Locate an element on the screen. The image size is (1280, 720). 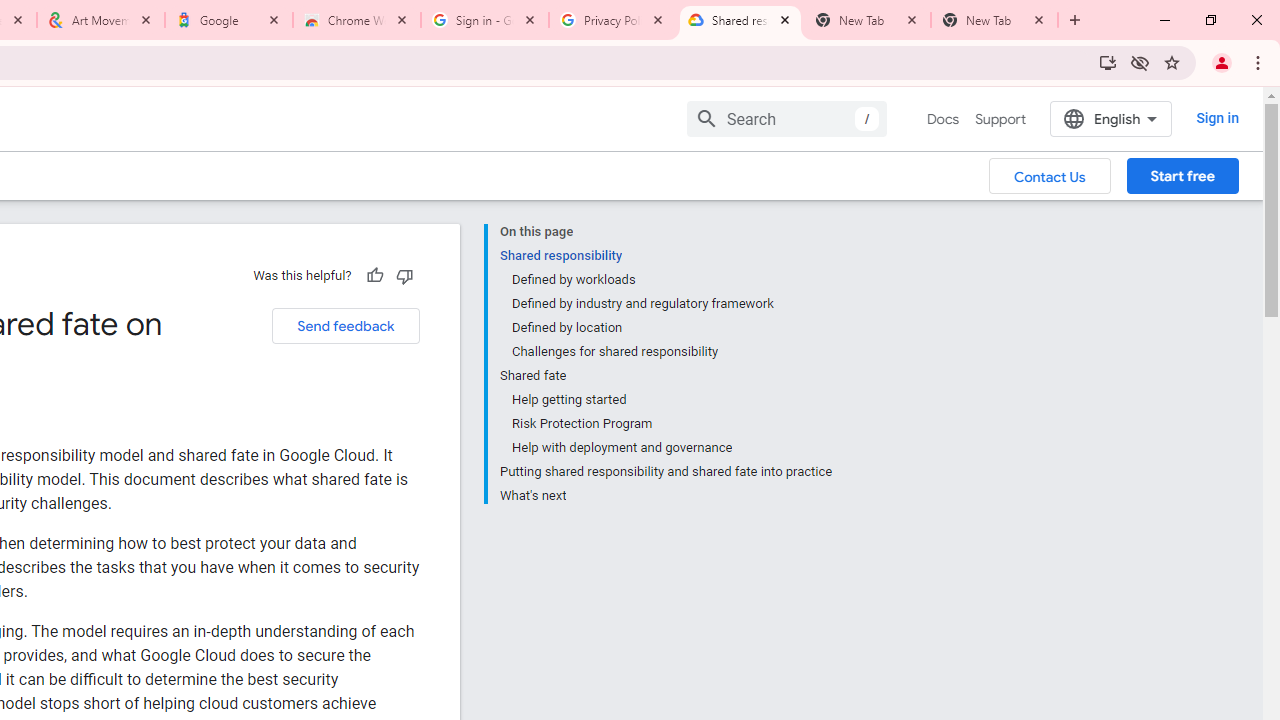
'Not helpful' is located at coordinates (403, 275).